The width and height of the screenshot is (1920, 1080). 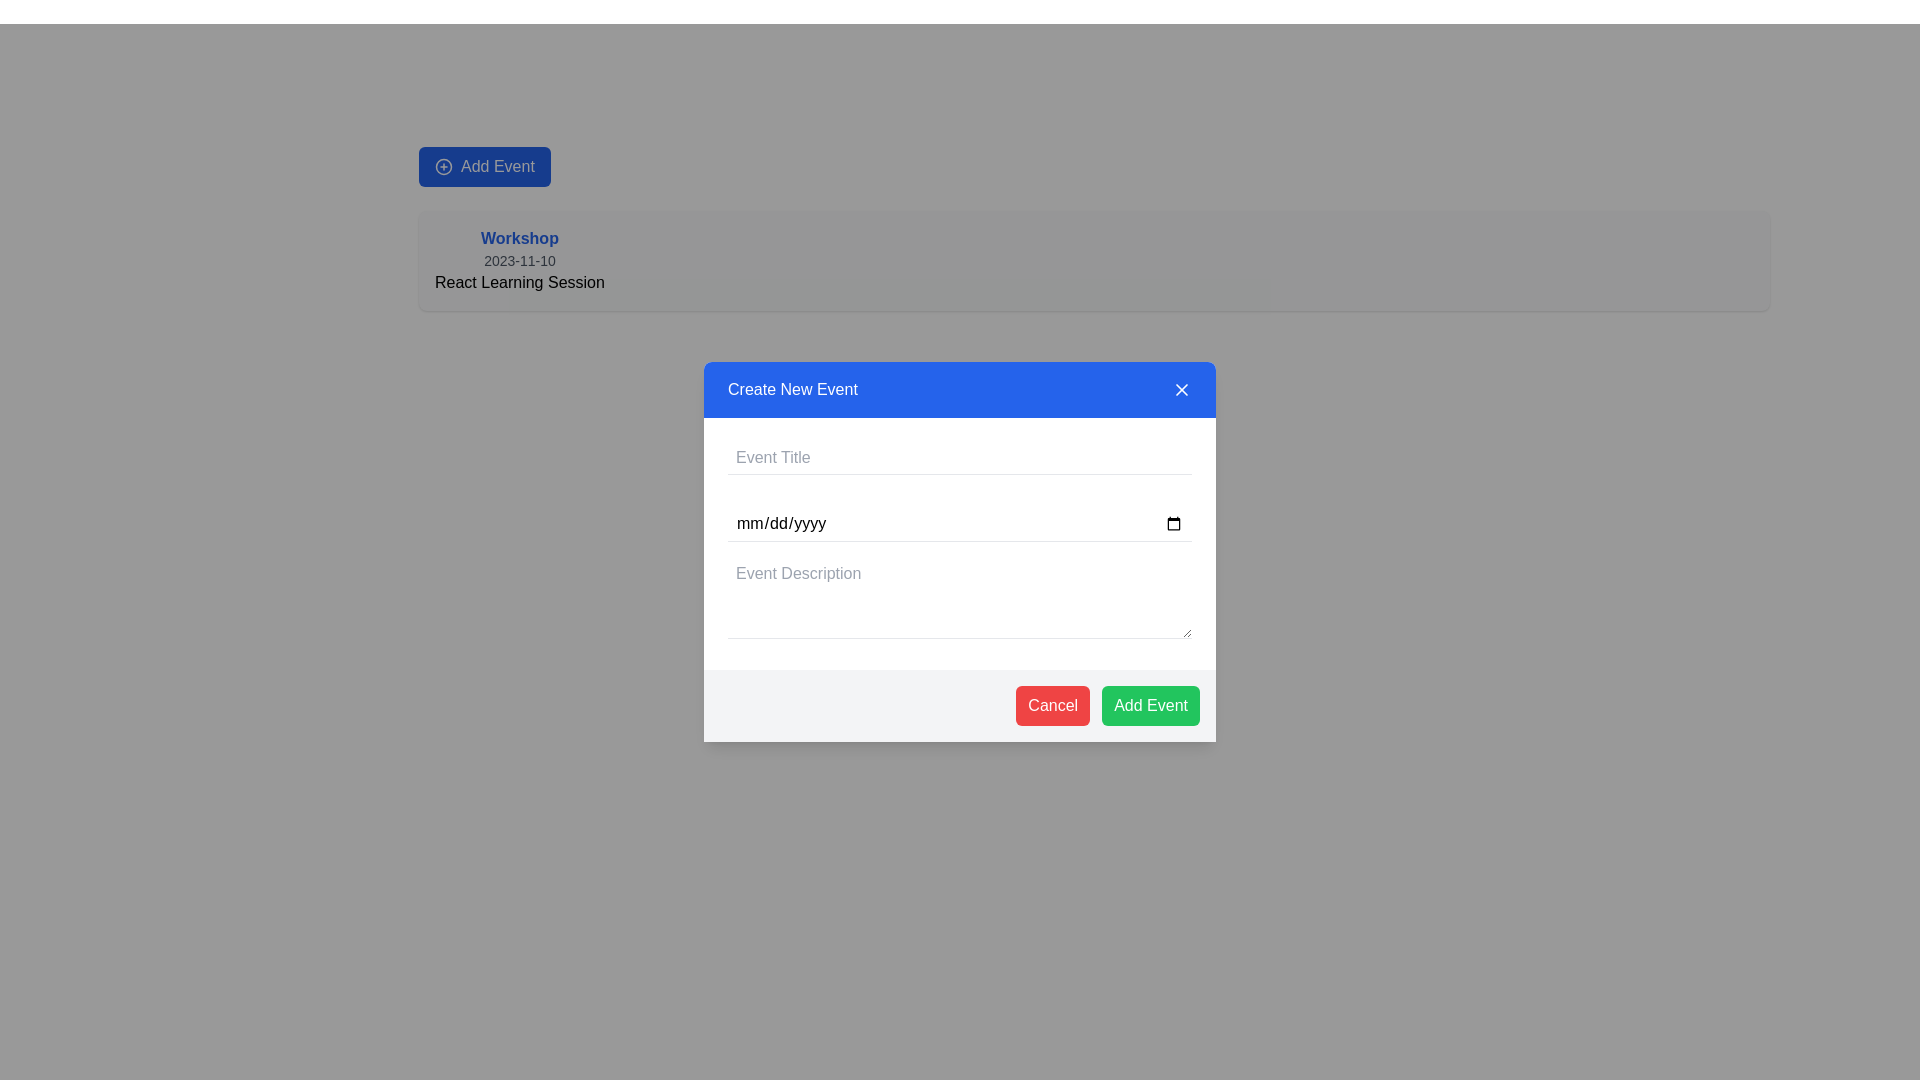 What do you see at coordinates (1151, 704) in the screenshot?
I see `the 'Add Event' button, which is a rectangular button with a vibrant green background and white bold text, located towards the bottom right of the interface` at bounding box center [1151, 704].